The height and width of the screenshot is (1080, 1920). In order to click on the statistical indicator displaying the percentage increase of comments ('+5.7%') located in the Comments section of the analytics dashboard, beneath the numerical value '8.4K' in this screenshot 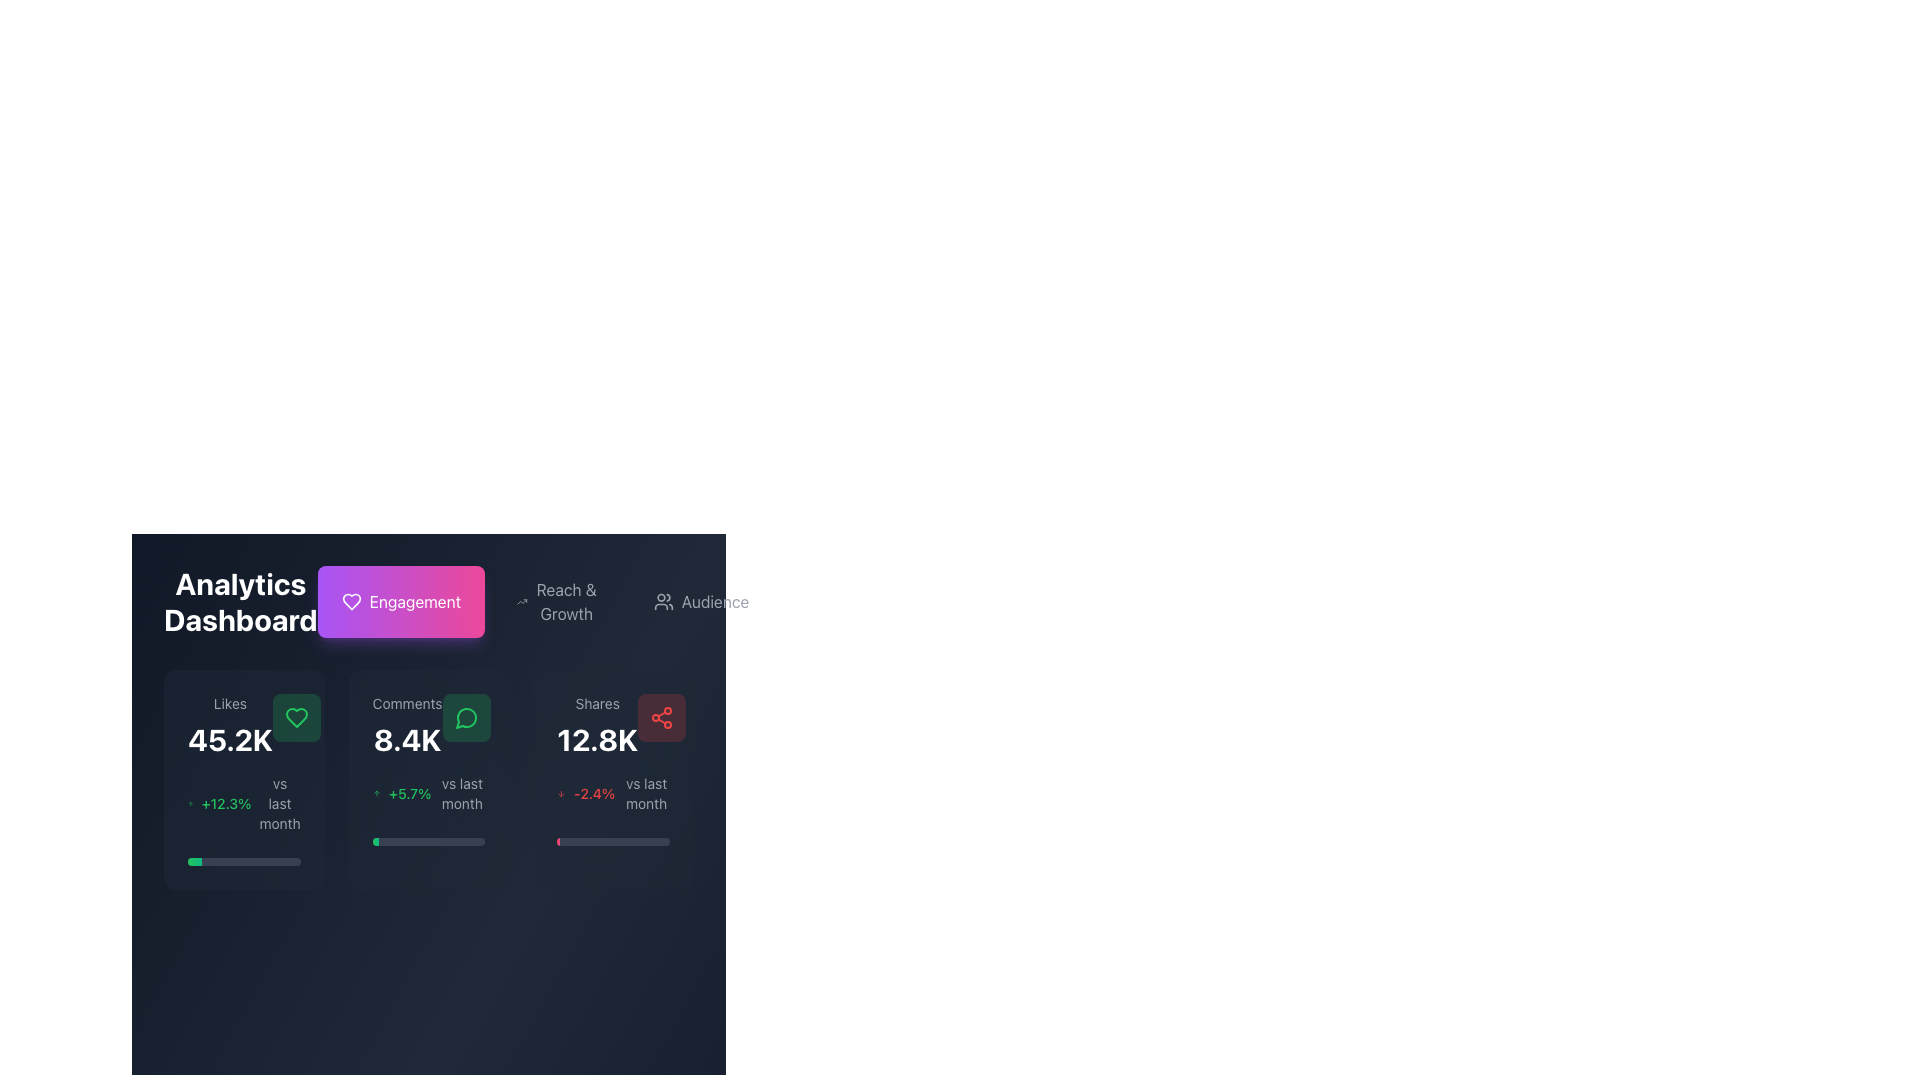, I will do `click(427, 793)`.